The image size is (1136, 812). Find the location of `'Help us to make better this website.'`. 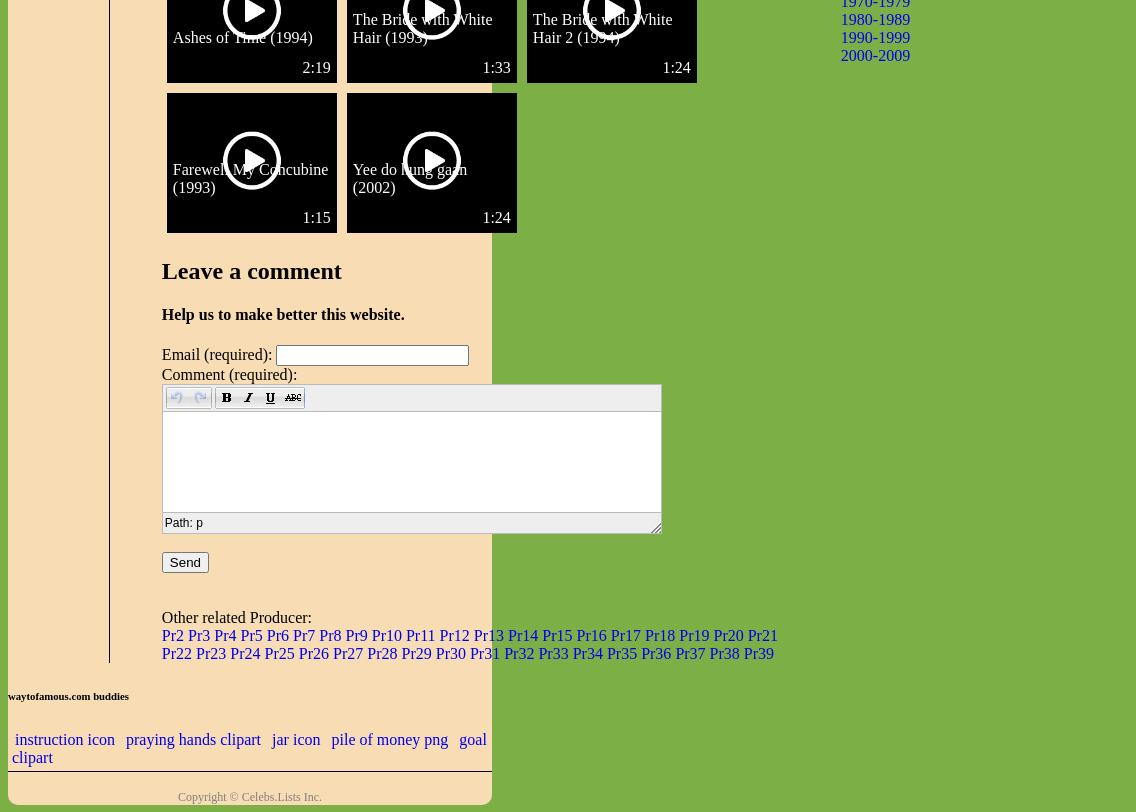

'Help us to make better this website.' is located at coordinates (281, 314).